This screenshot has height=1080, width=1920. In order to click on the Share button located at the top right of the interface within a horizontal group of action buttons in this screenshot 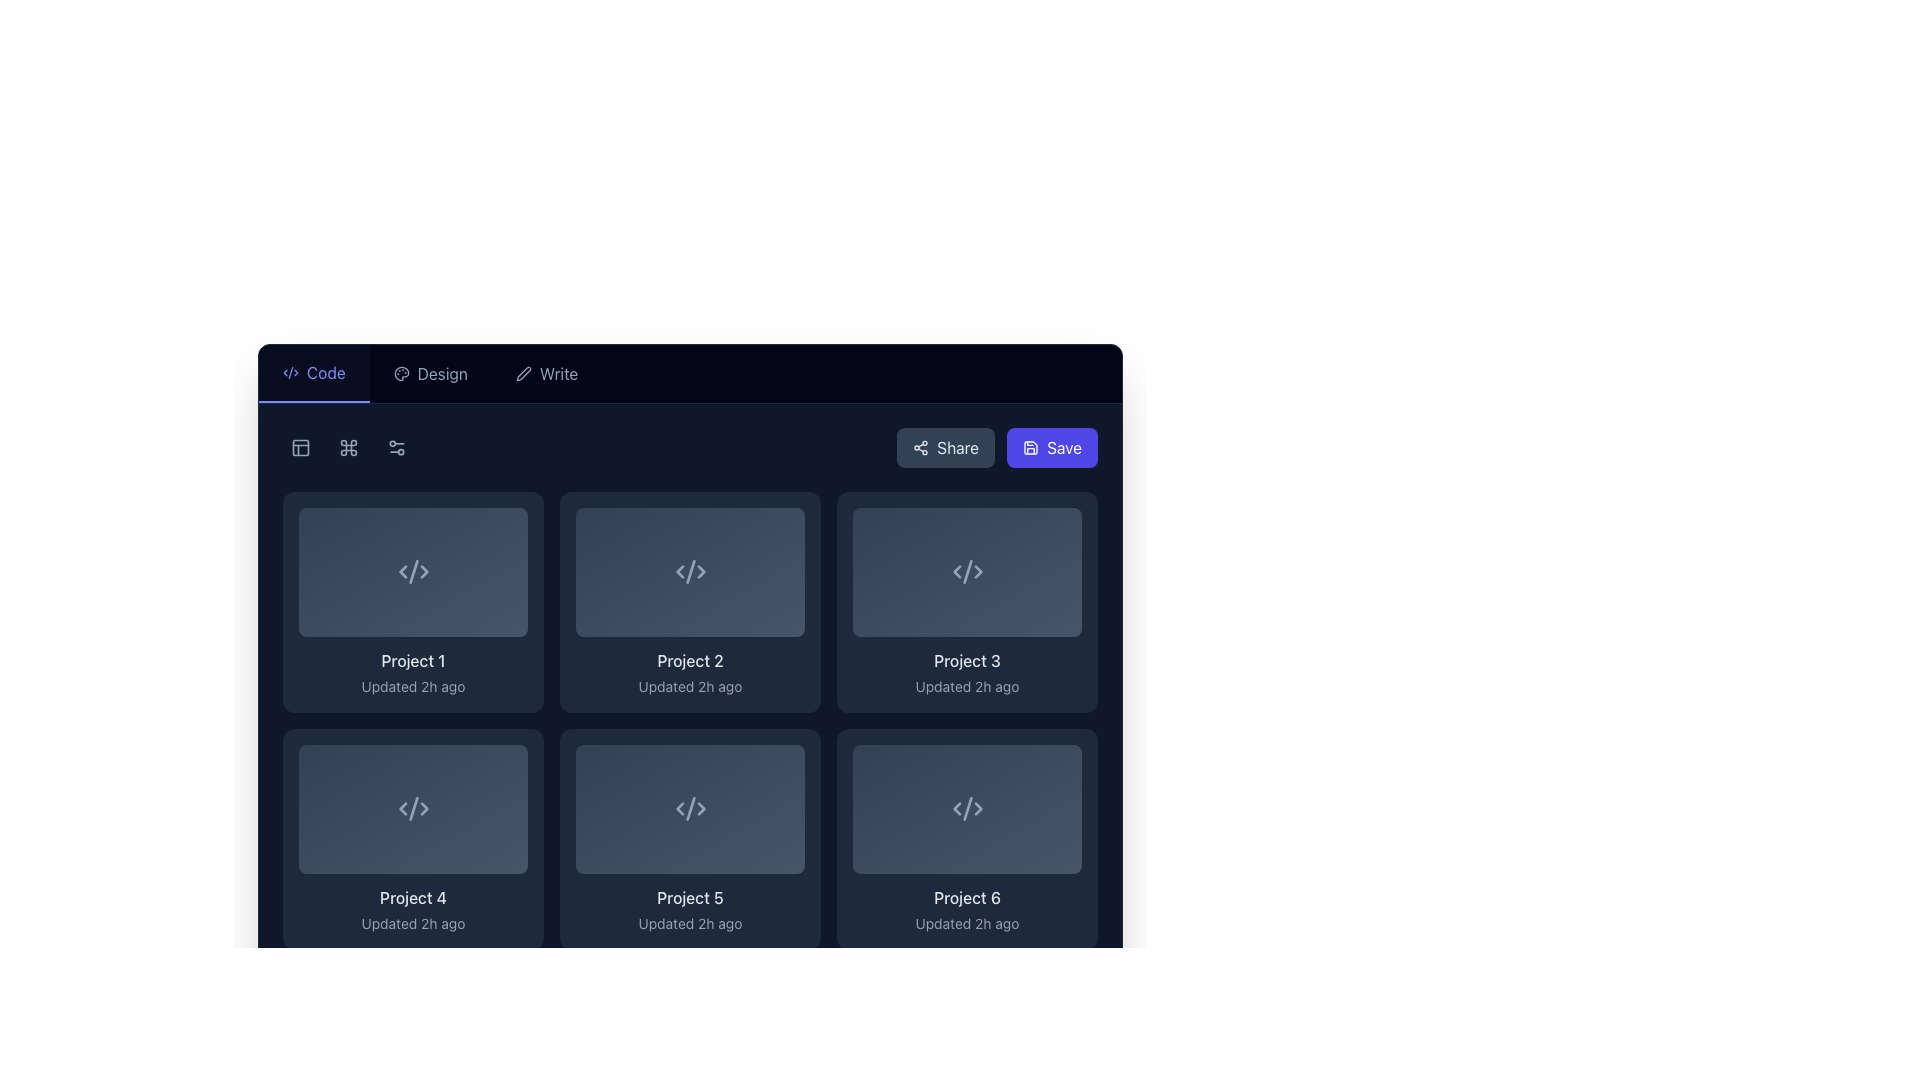, I will do `click(997, 446)`.